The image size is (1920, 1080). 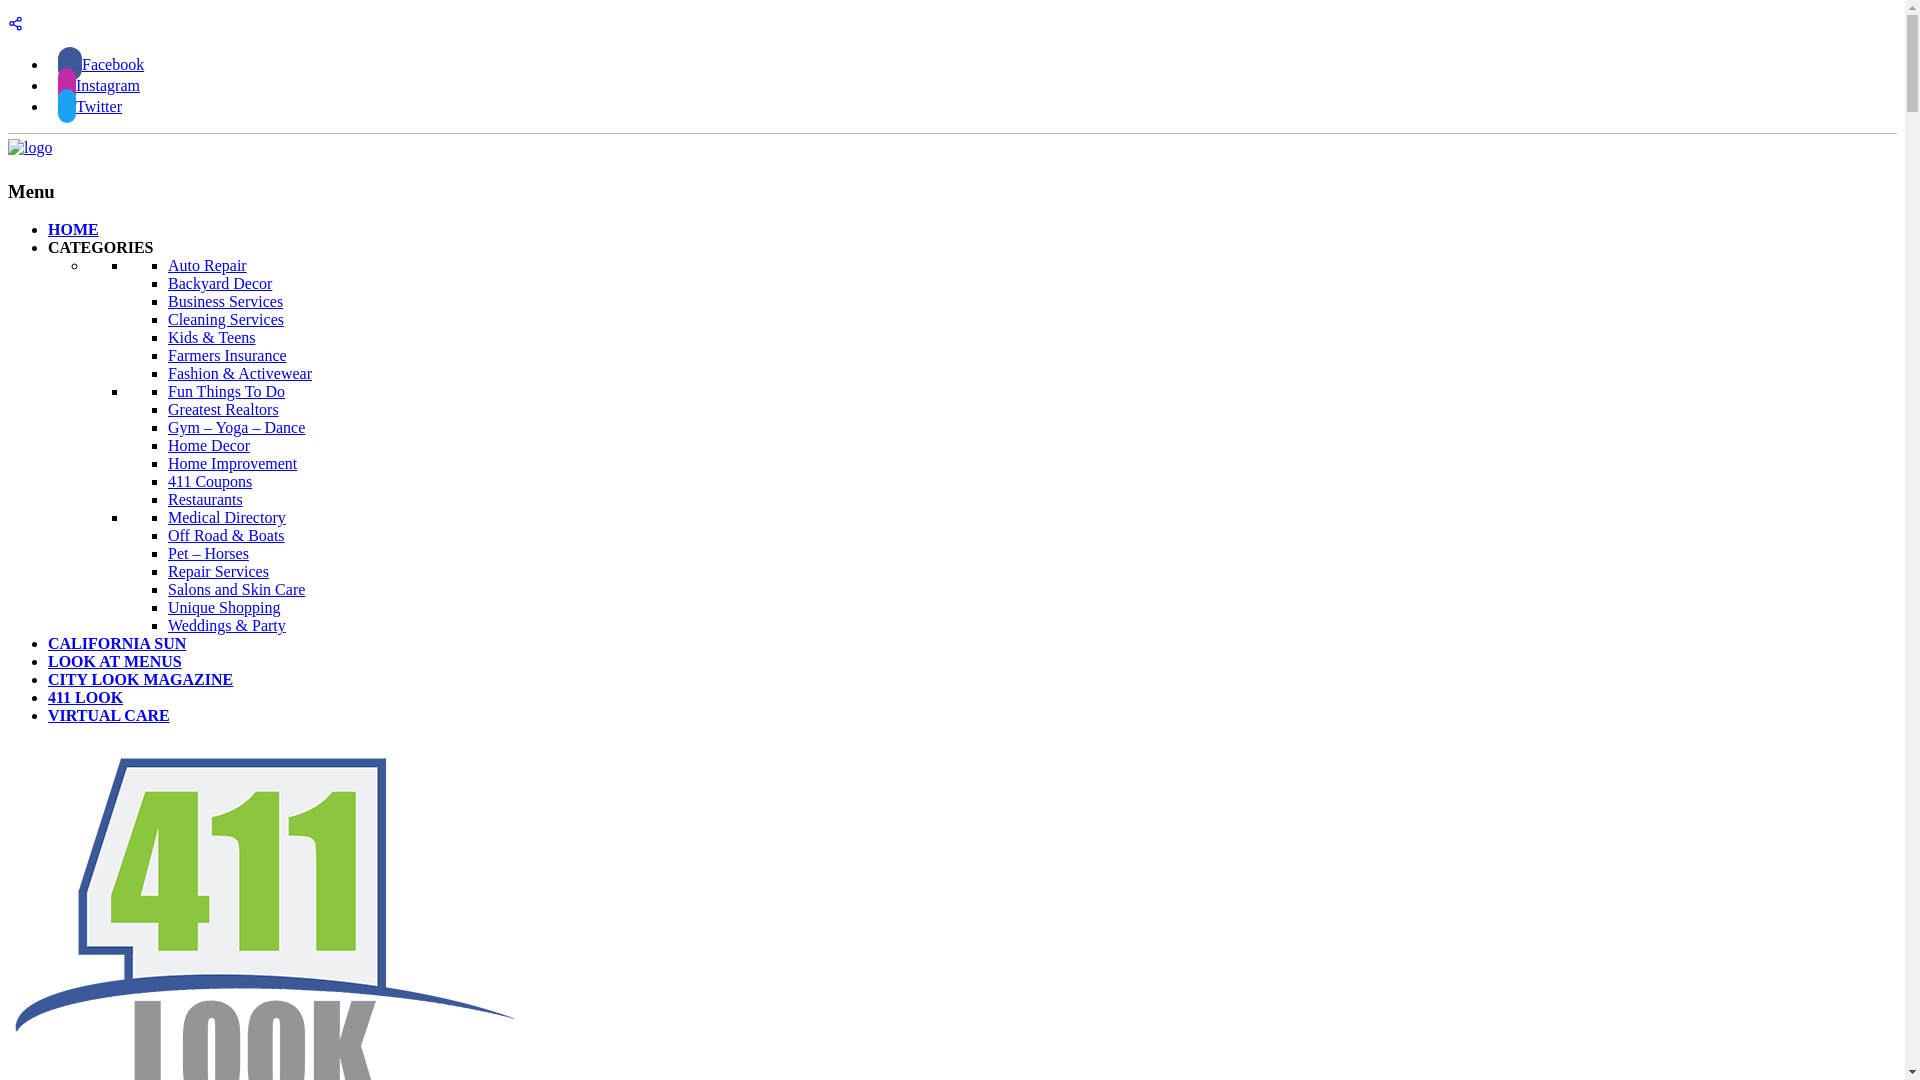 What do you see at coordinates (114, 661) in the screenshot?
I see `'LOOK AT MENUS'` at bounding box center [114, 661].